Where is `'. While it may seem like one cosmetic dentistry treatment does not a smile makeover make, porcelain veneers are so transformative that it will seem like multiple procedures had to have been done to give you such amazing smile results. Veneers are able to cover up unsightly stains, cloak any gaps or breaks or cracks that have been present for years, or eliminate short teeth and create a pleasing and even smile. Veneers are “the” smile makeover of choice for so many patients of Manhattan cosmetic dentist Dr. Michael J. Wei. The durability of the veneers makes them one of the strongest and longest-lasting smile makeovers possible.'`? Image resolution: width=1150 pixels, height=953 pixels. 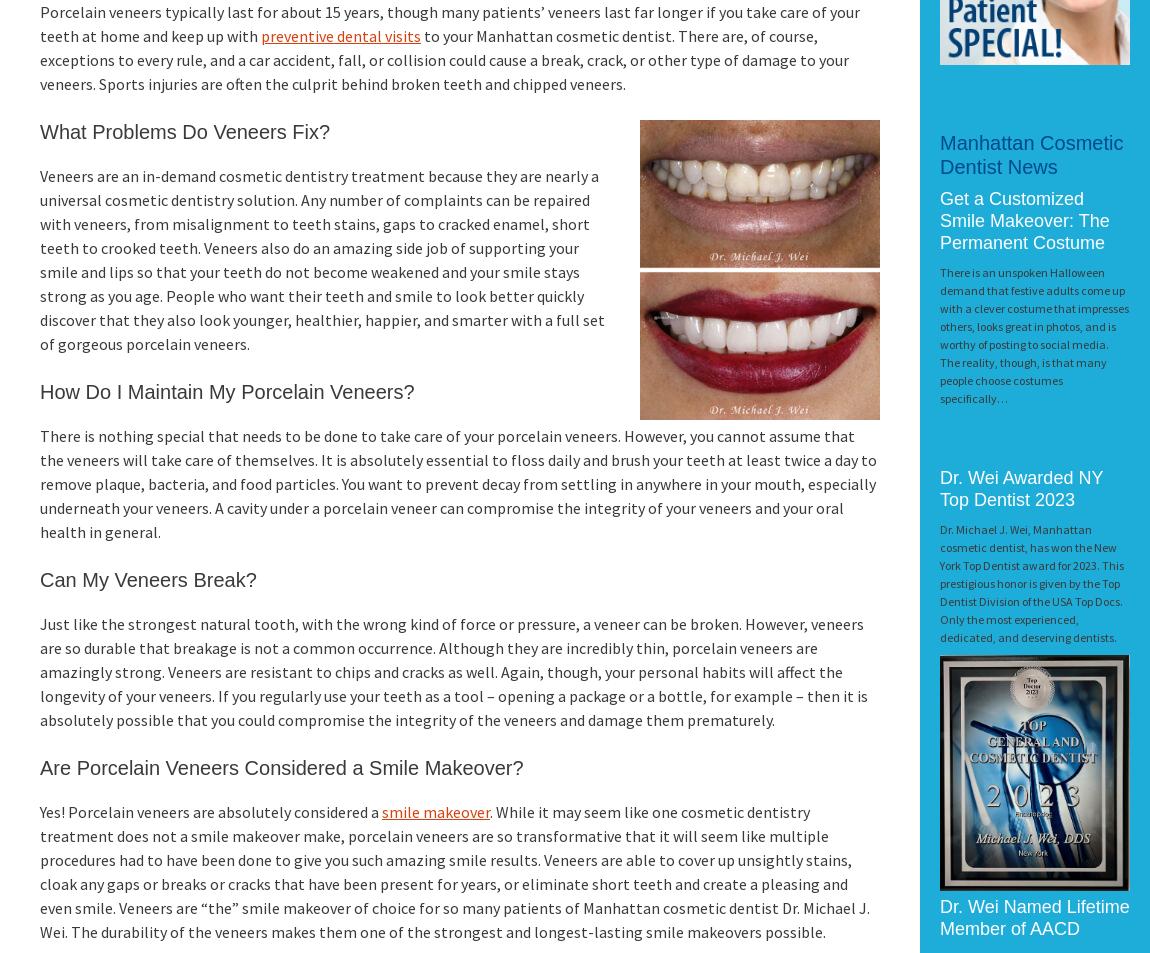 '. While it may seem like one cosmetic dentistry treatment does not a smile makeover make, porcelain veneers are so transformative that it will seem like multiple procedures had to have been done to give you such amazing smile results. Veneers are able to cover up unsightly stains, cloak any gaps or breaks or cracks that have been present for years, or eliminate short teeth and create a pleasing and even smile. Veneers are “the” smile makeover of choice for so many patients of Manhattan cosmetic dentist Dr. Michael J. Wei. The durability of the veneers makes them one of the strongest and longest-lasting smile makeovers possible.' is located at coordinates (39, 871).